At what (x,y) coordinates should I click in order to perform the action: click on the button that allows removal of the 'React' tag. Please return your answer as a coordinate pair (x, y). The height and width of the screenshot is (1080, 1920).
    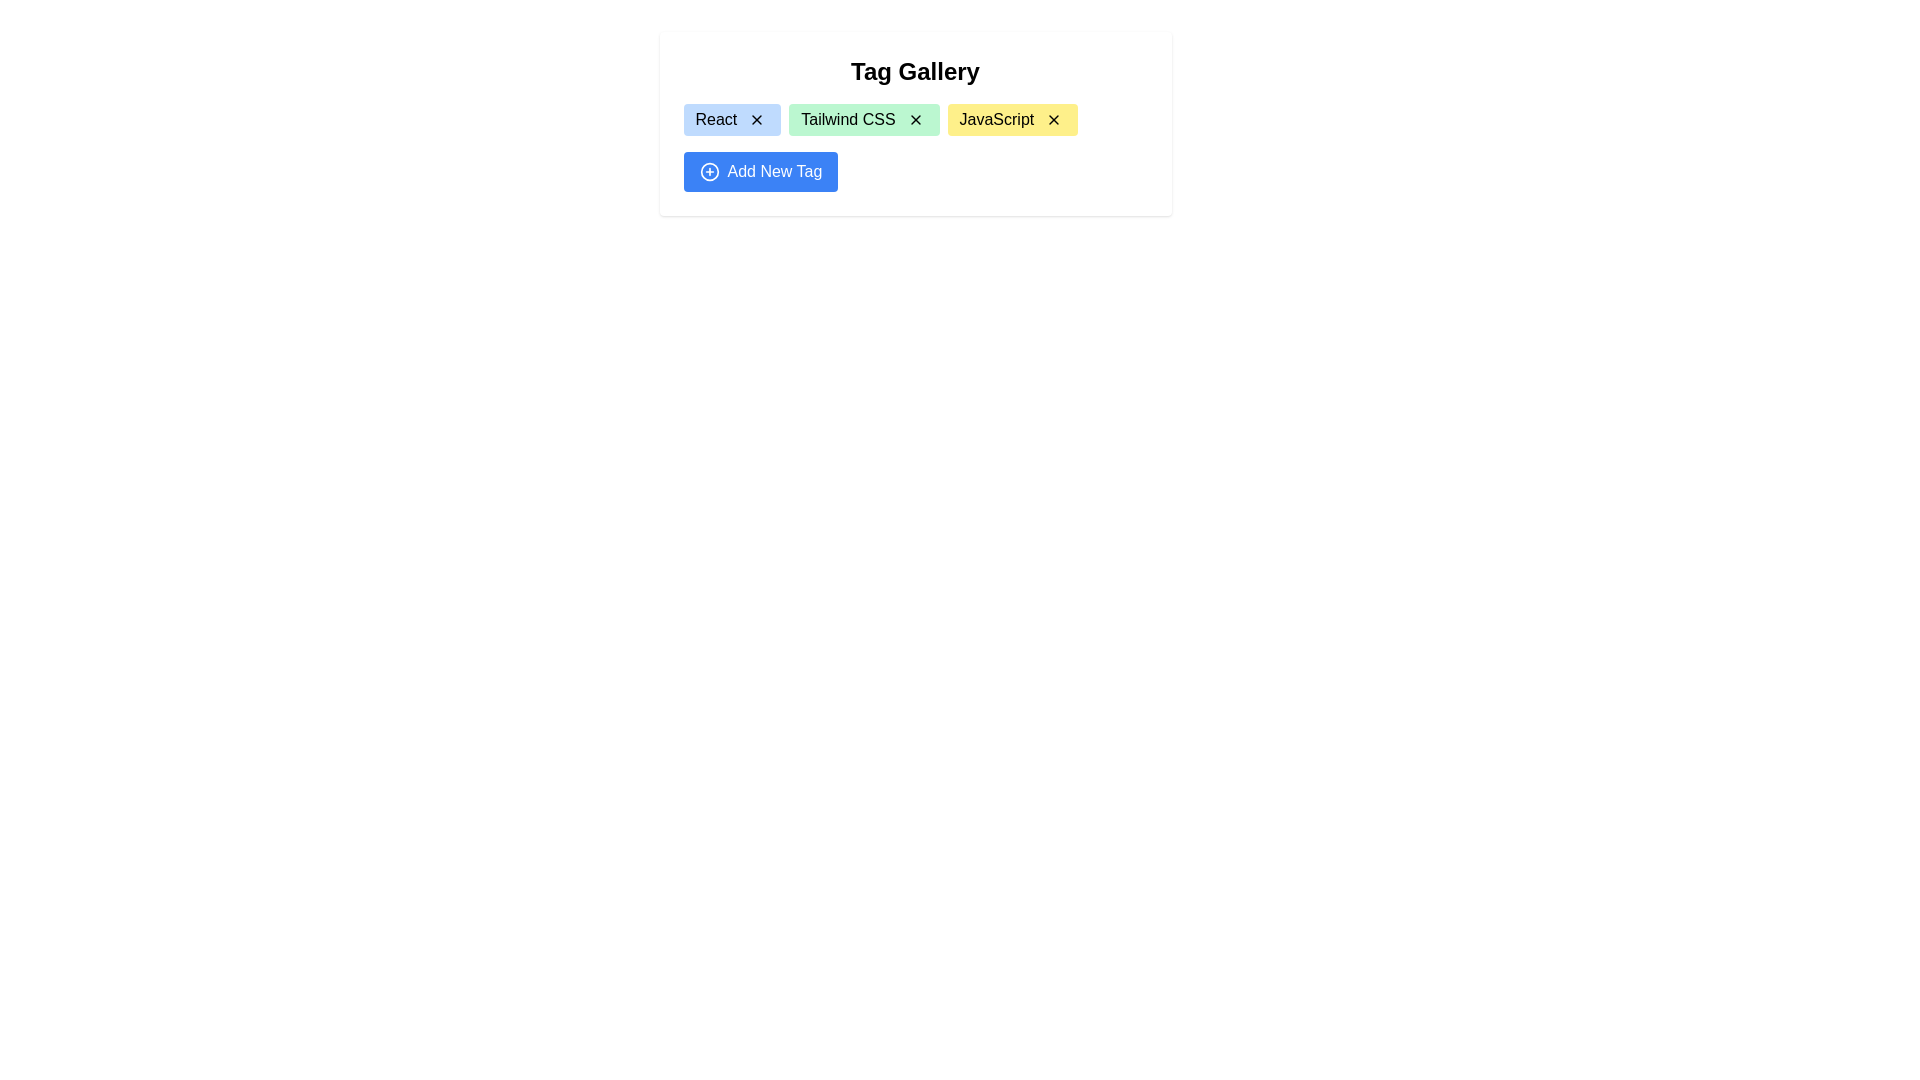
    Looking at the image, I should click on (756, 119).